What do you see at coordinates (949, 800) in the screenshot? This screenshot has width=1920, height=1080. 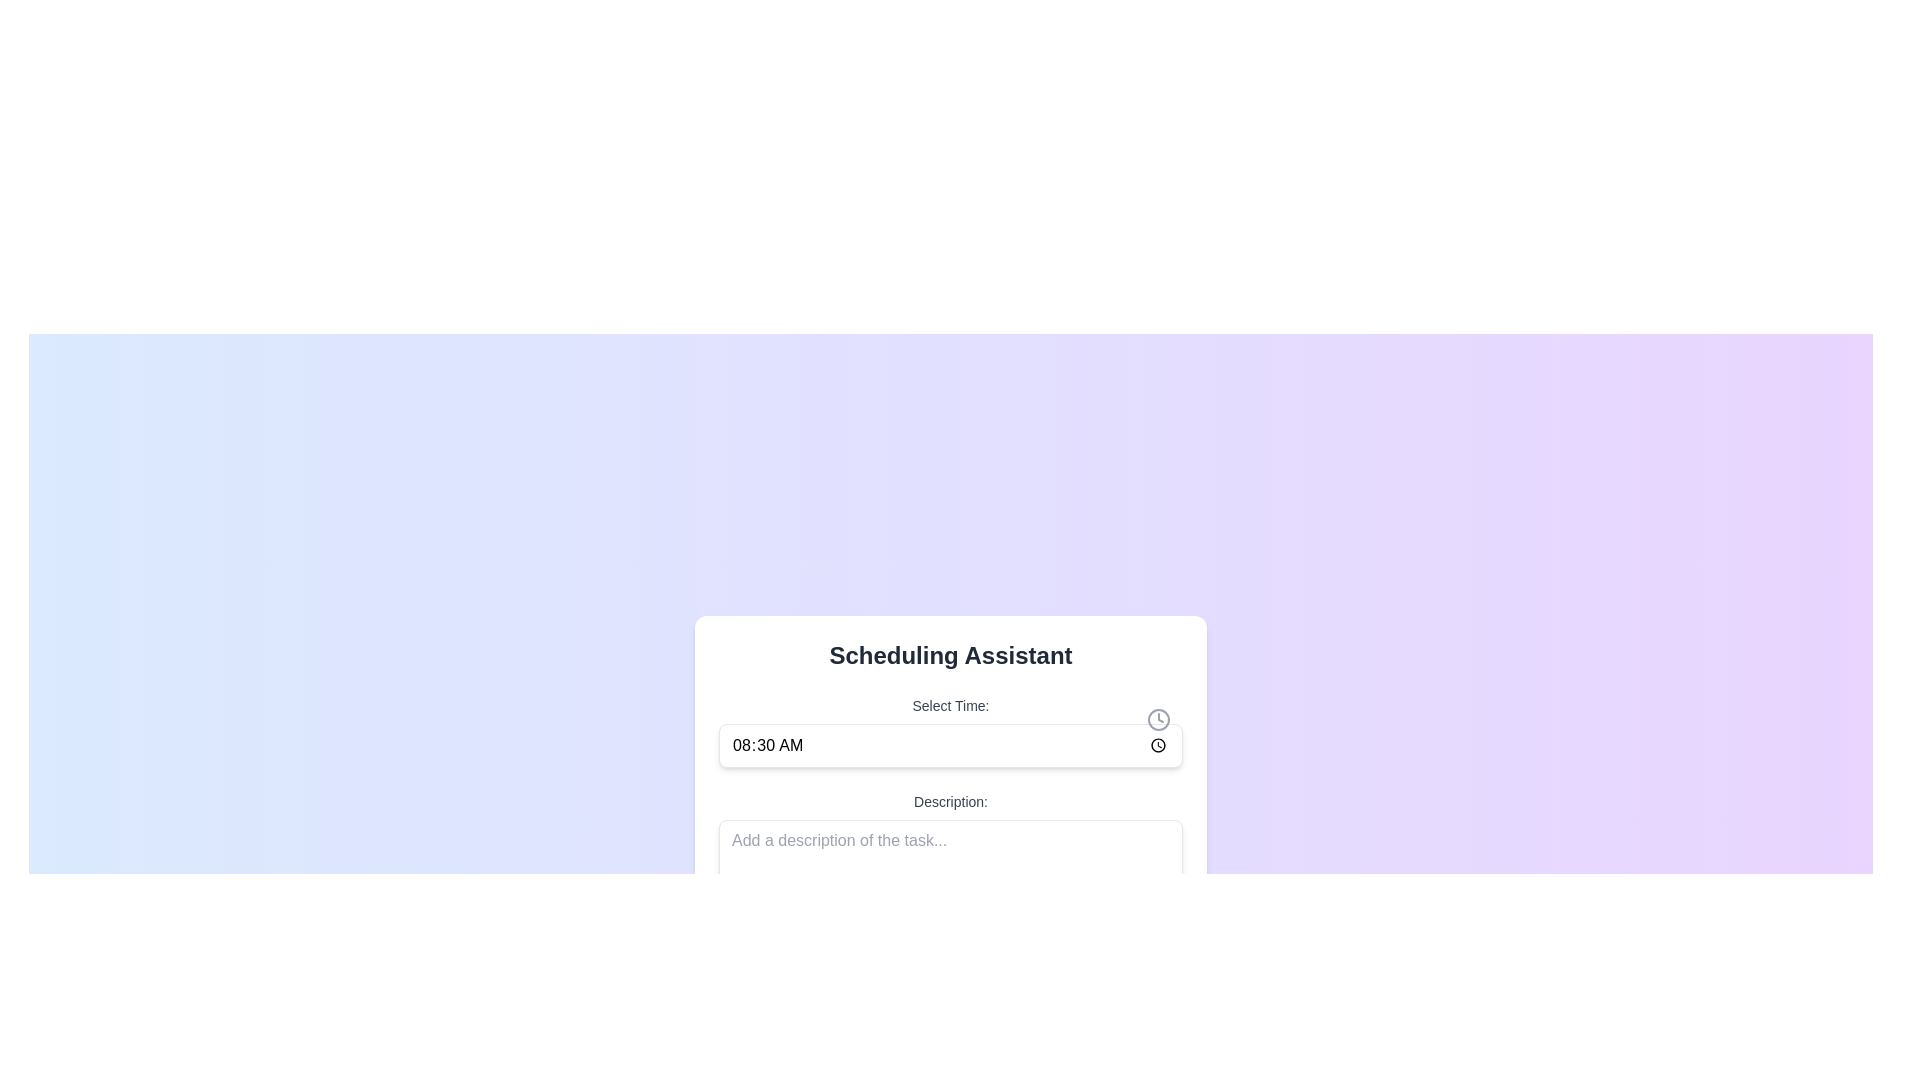 I see `text of the label indicating that the input field below is for providing a description, located directly above the text input field marked with placeholder text 'Add a description of the task...'` at bounding box center [949, 800].